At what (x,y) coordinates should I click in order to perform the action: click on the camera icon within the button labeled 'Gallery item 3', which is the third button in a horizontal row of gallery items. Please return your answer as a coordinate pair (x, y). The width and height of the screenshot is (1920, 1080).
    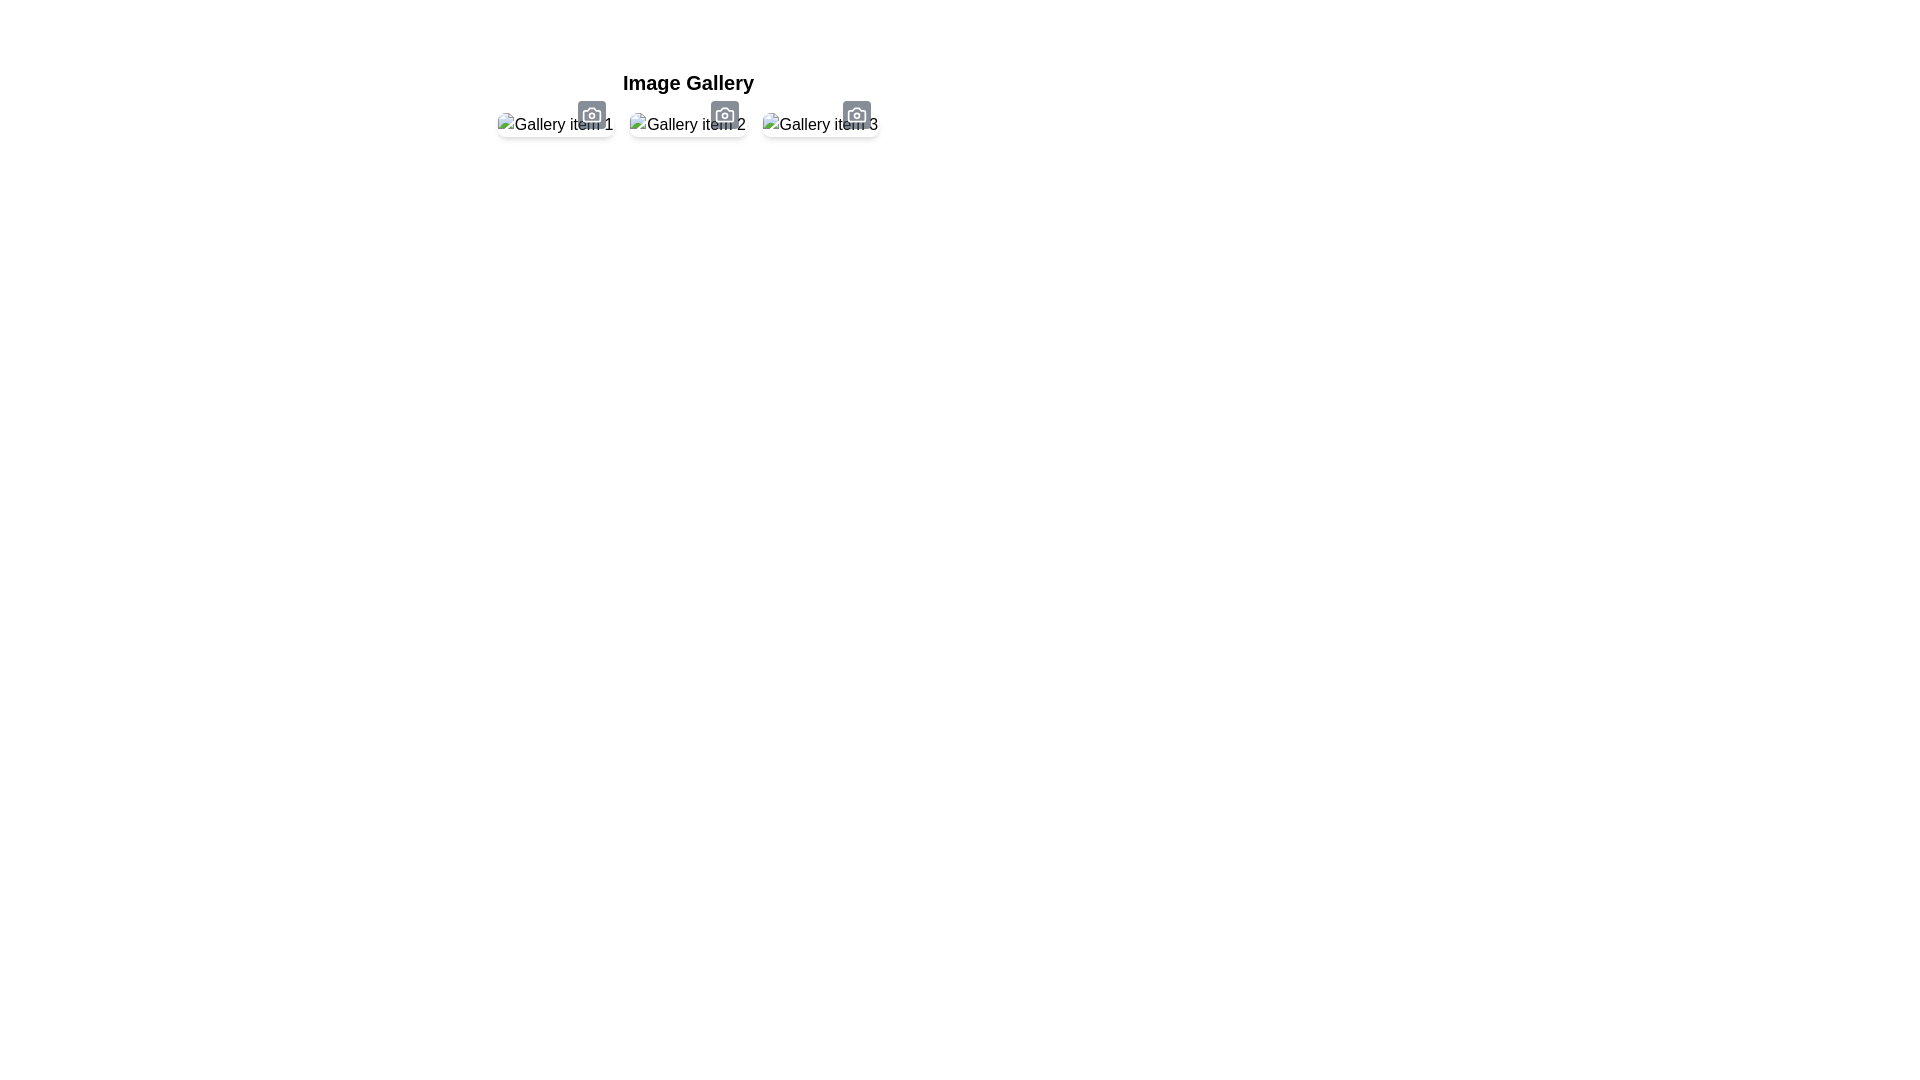
    Looking at the image, I should click on (857, 115).